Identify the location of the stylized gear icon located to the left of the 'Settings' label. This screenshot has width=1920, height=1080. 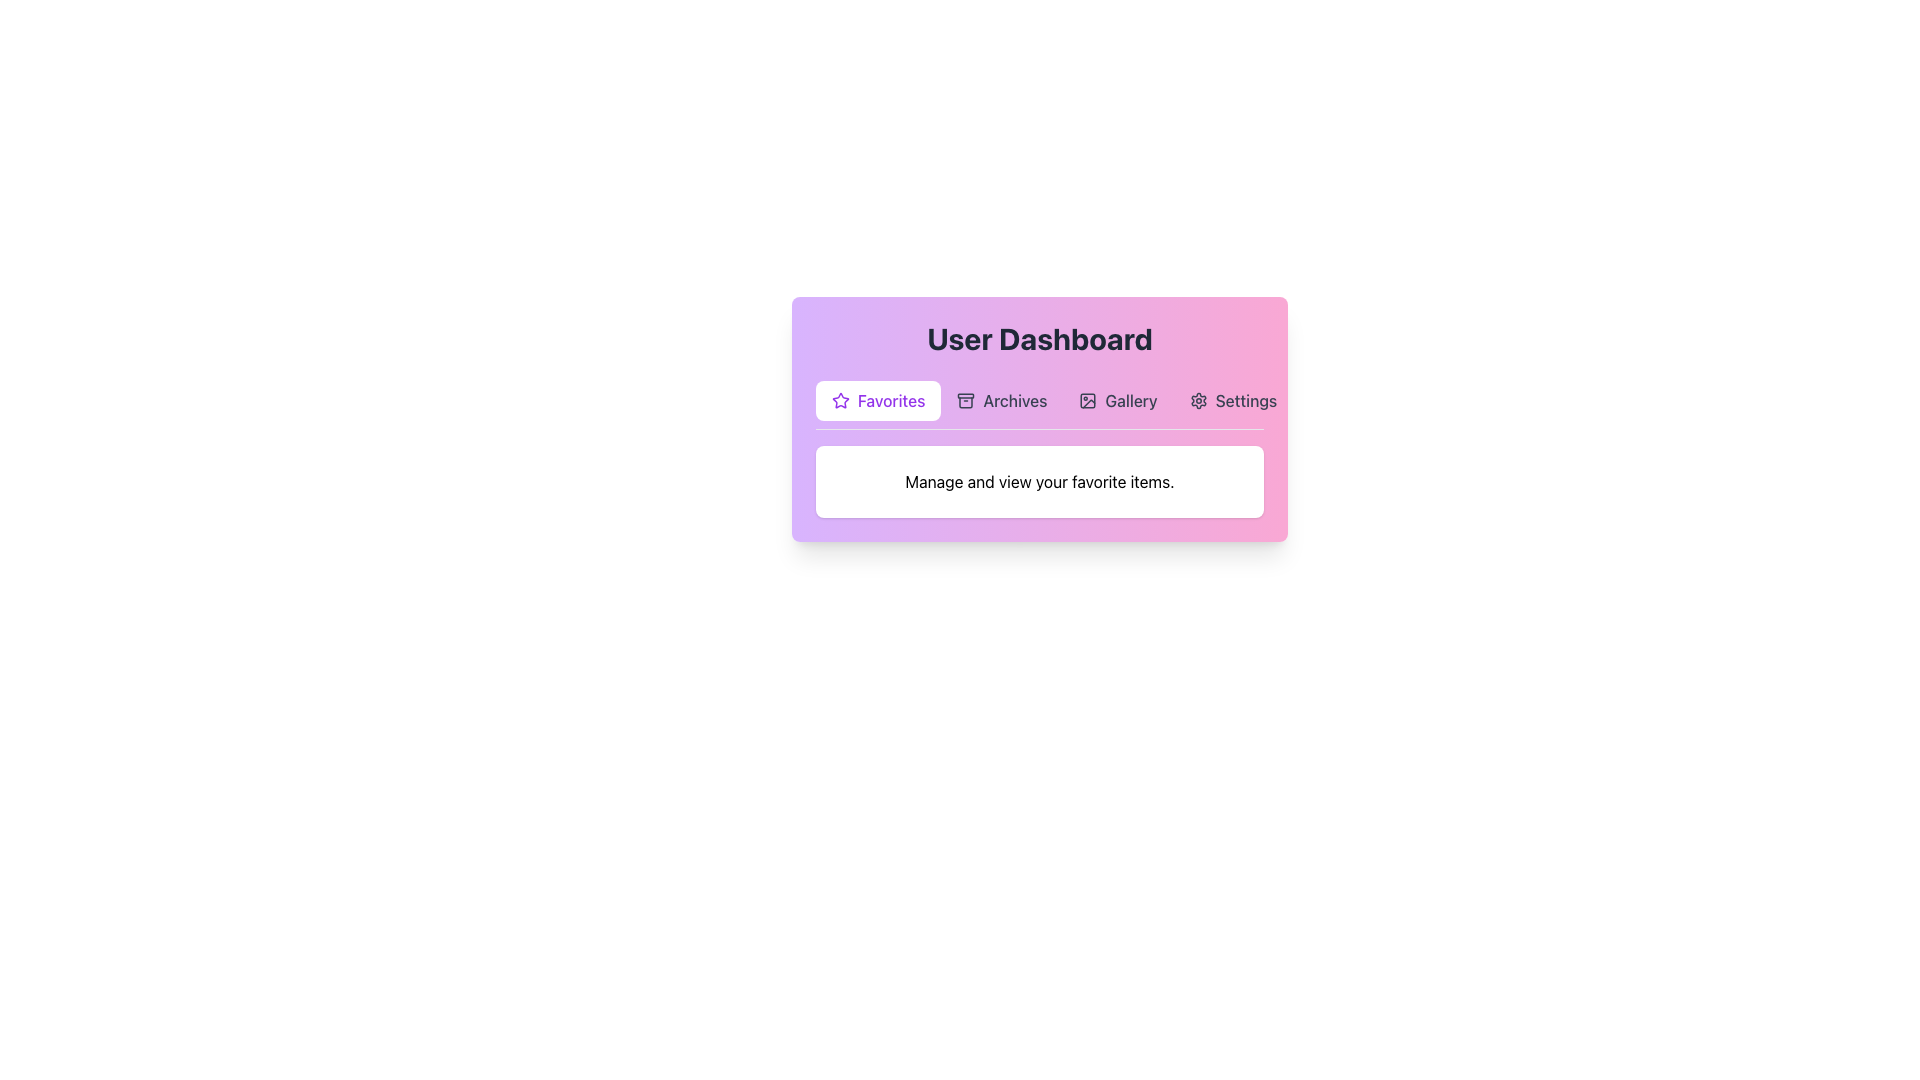
(1198, 401).